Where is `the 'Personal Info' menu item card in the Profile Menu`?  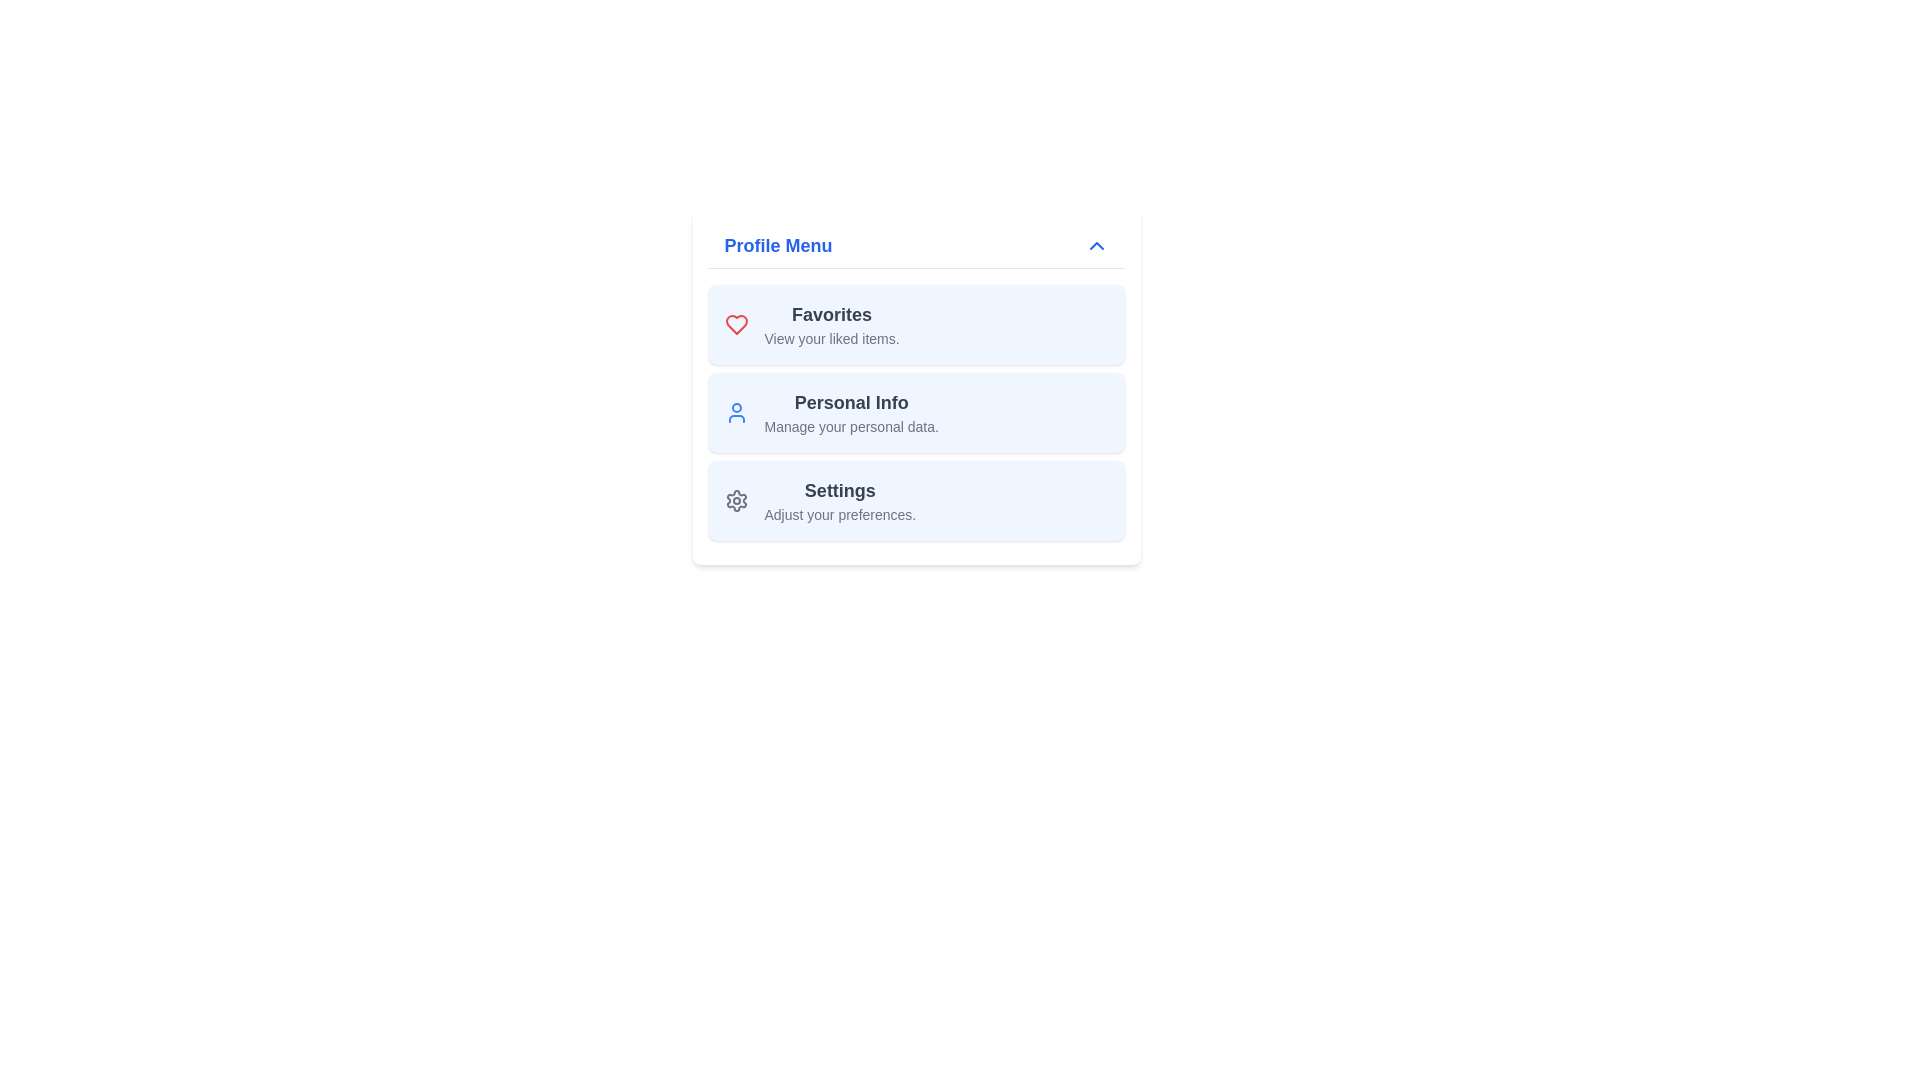
the 'Personal Info' menu item card in the Profile Menu is located at coordinates (915, 411).